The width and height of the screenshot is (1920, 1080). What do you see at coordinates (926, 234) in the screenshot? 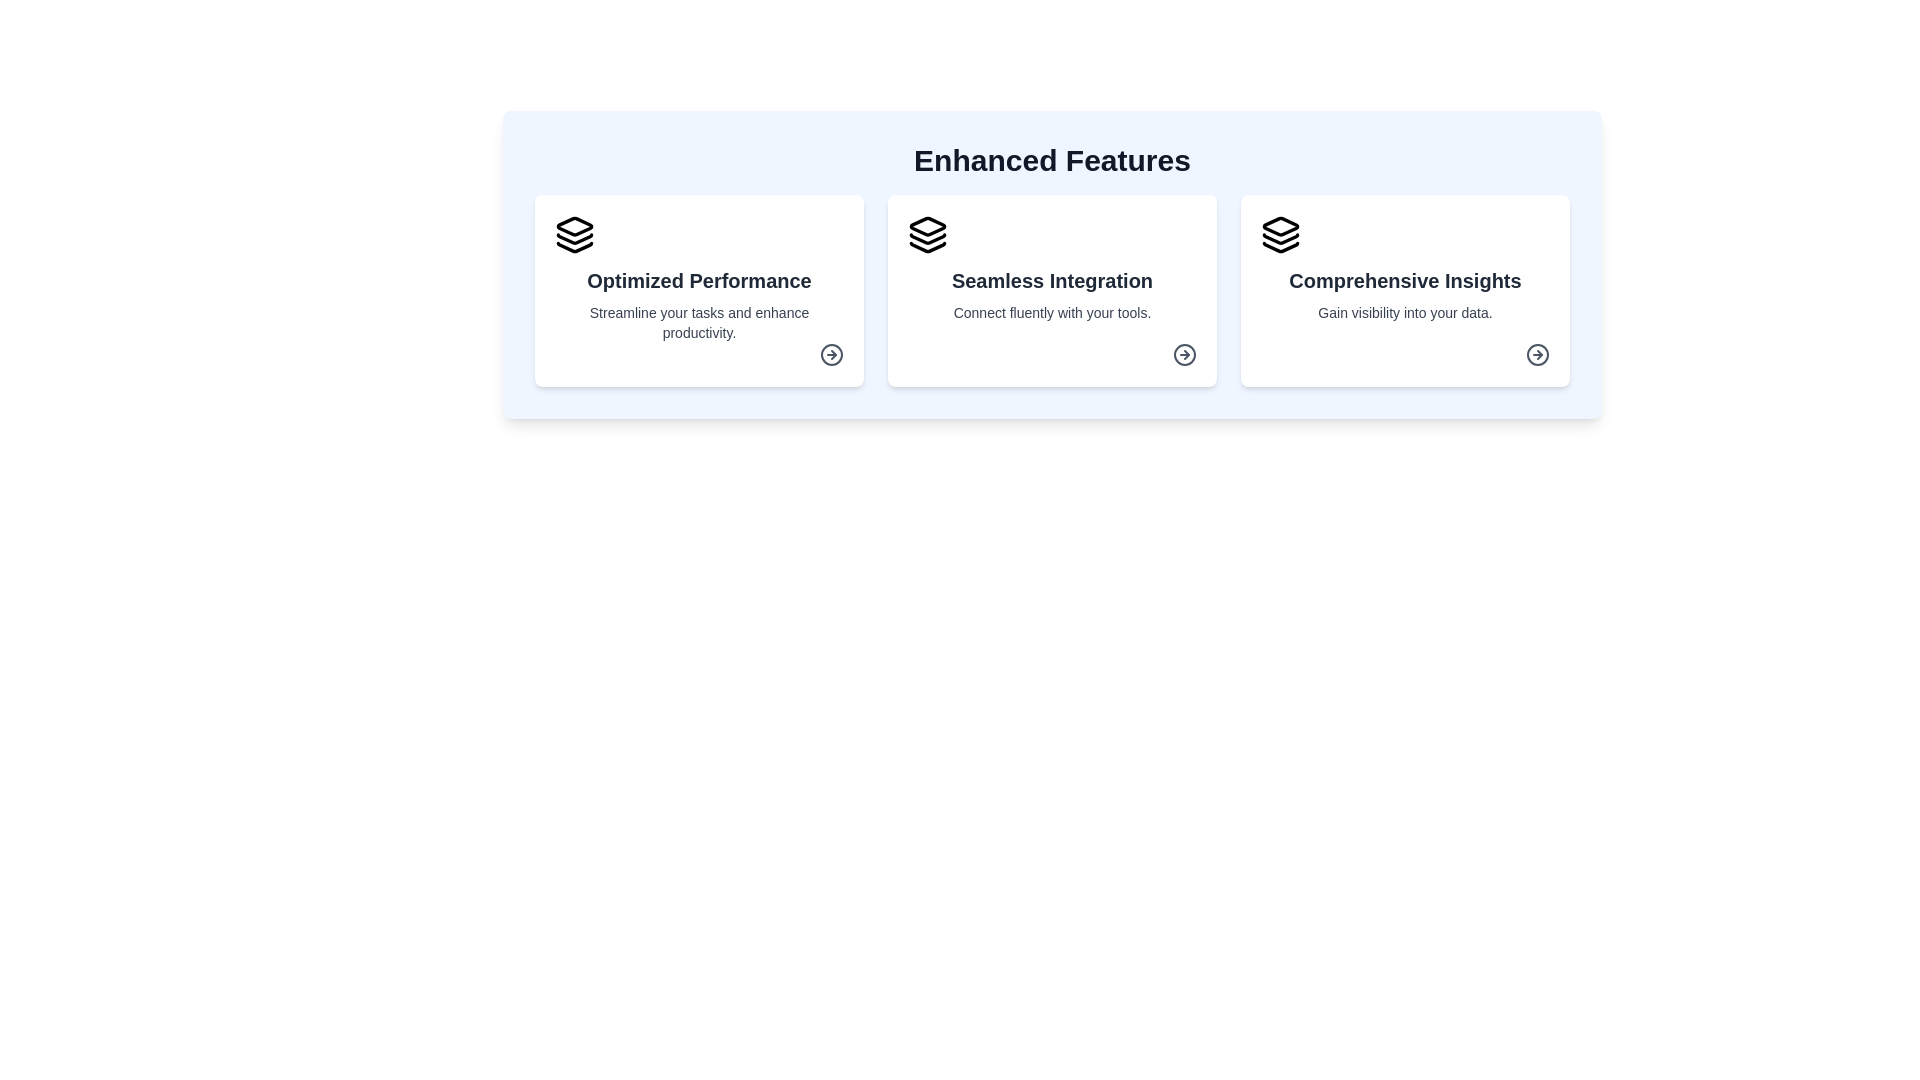
I see `the blue layered content SVG icon located at the top of the second card in the 'Enhanced Features' section, which is positioned above the heading 'Seamless Integration'` at bounding box center [926, 234].